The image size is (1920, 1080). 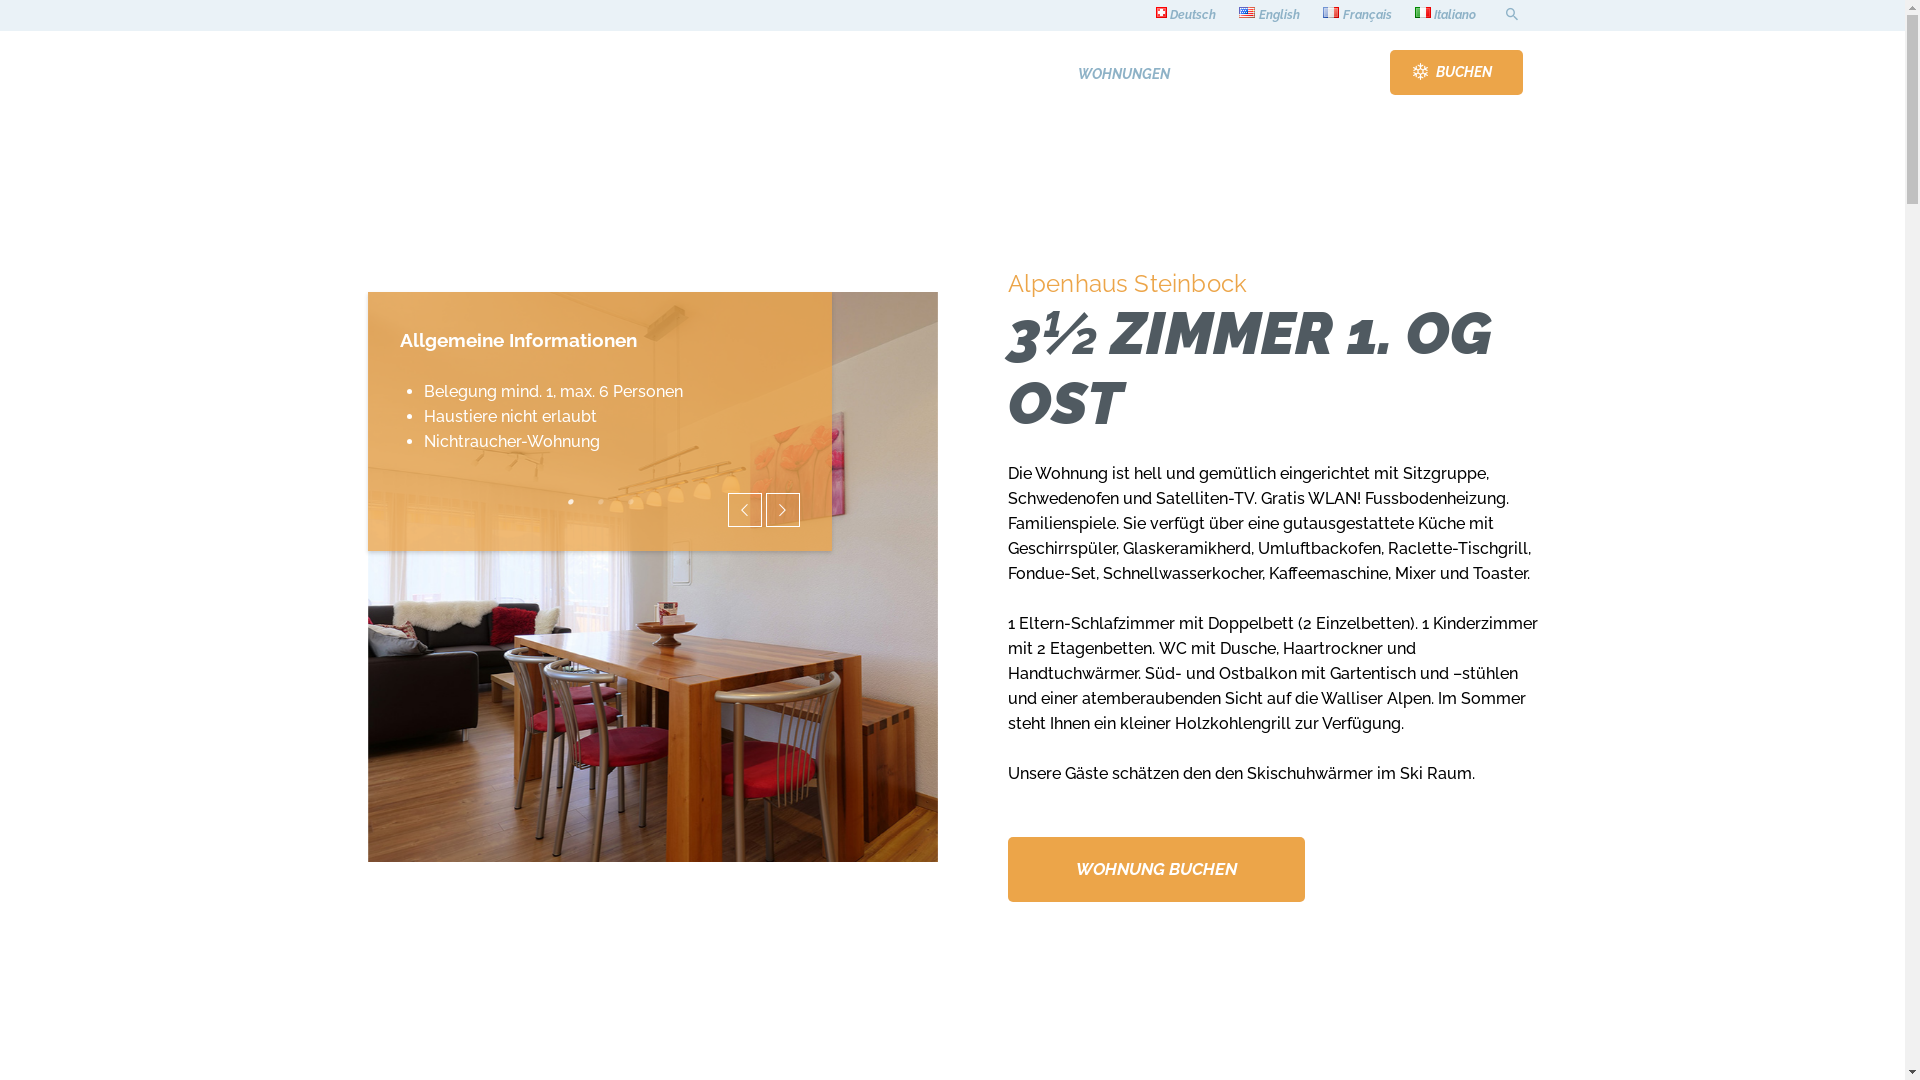 What do you see at coordinates (1421, 12) in the screenshot?
I see `'Italiano'` at bounding box center [1421, 12].